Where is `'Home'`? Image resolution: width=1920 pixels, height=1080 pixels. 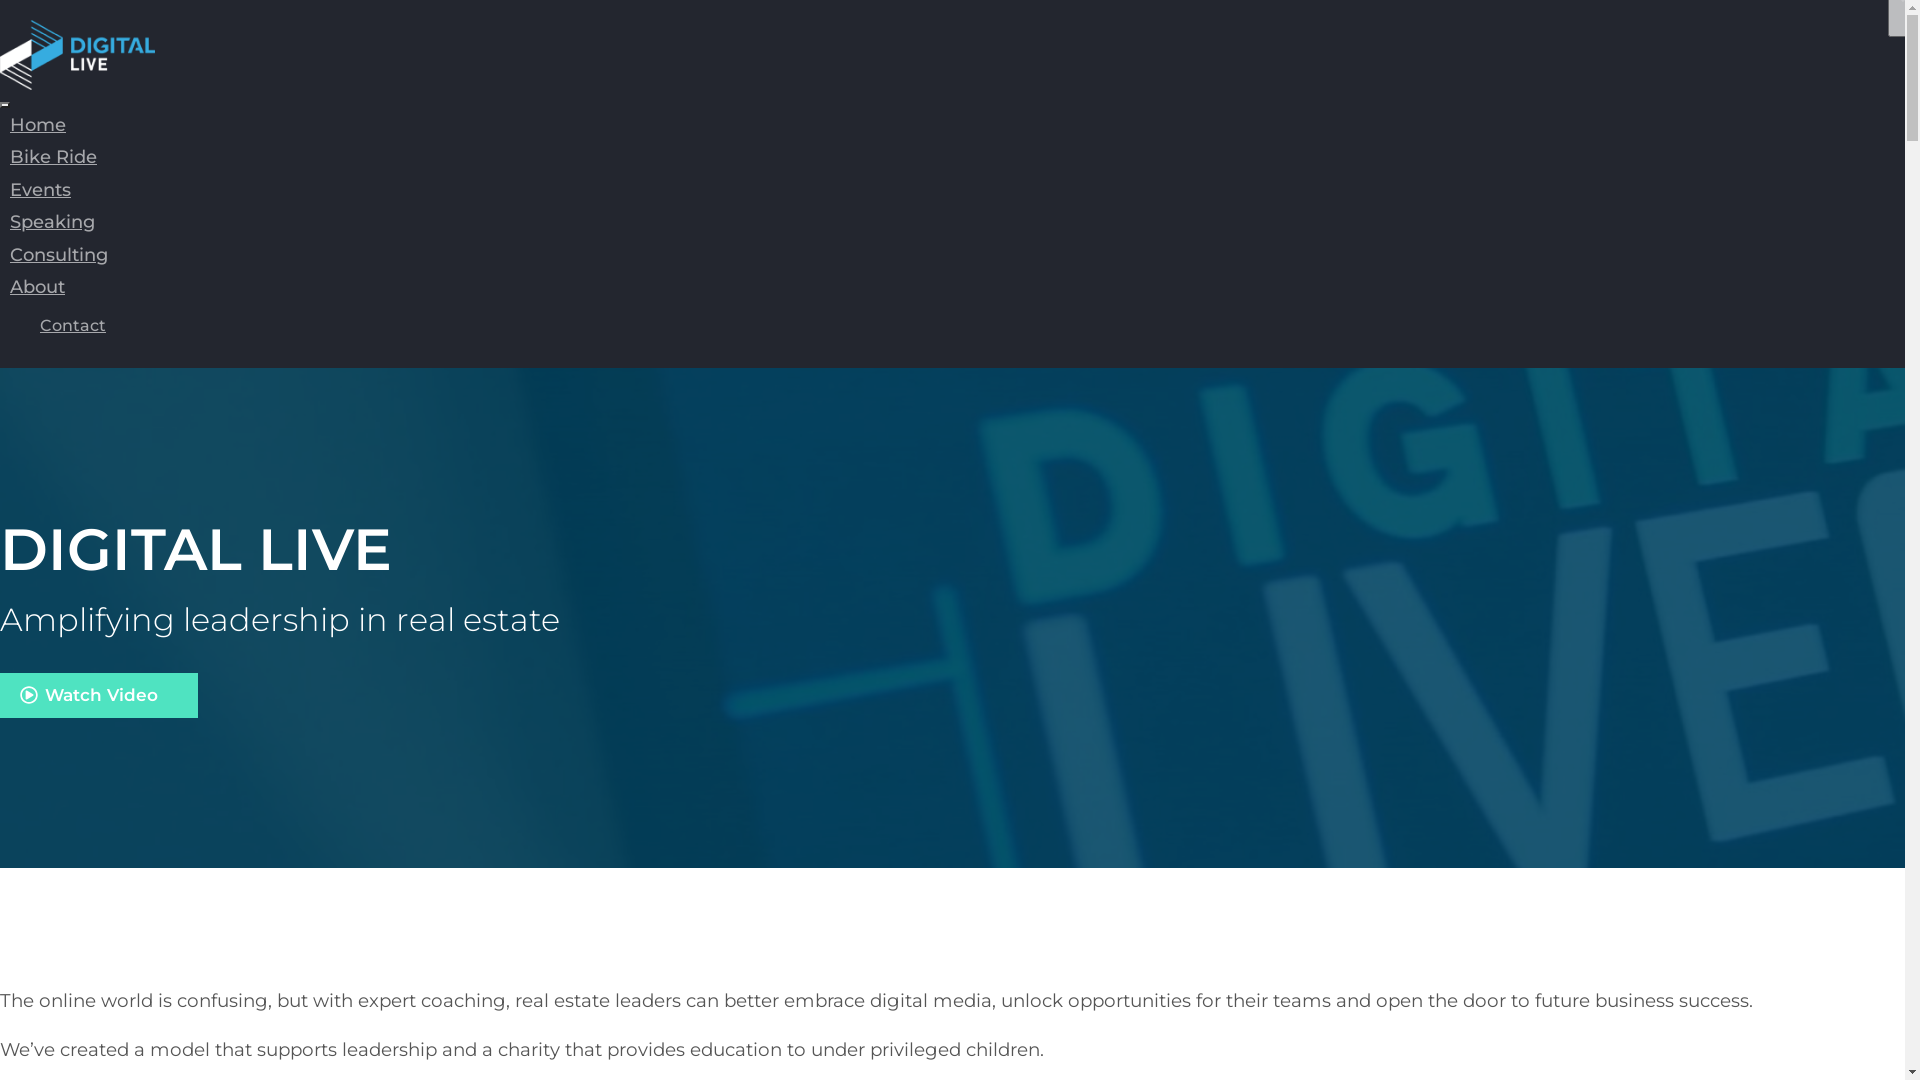 'Home' is located at coordinates (38, 124).